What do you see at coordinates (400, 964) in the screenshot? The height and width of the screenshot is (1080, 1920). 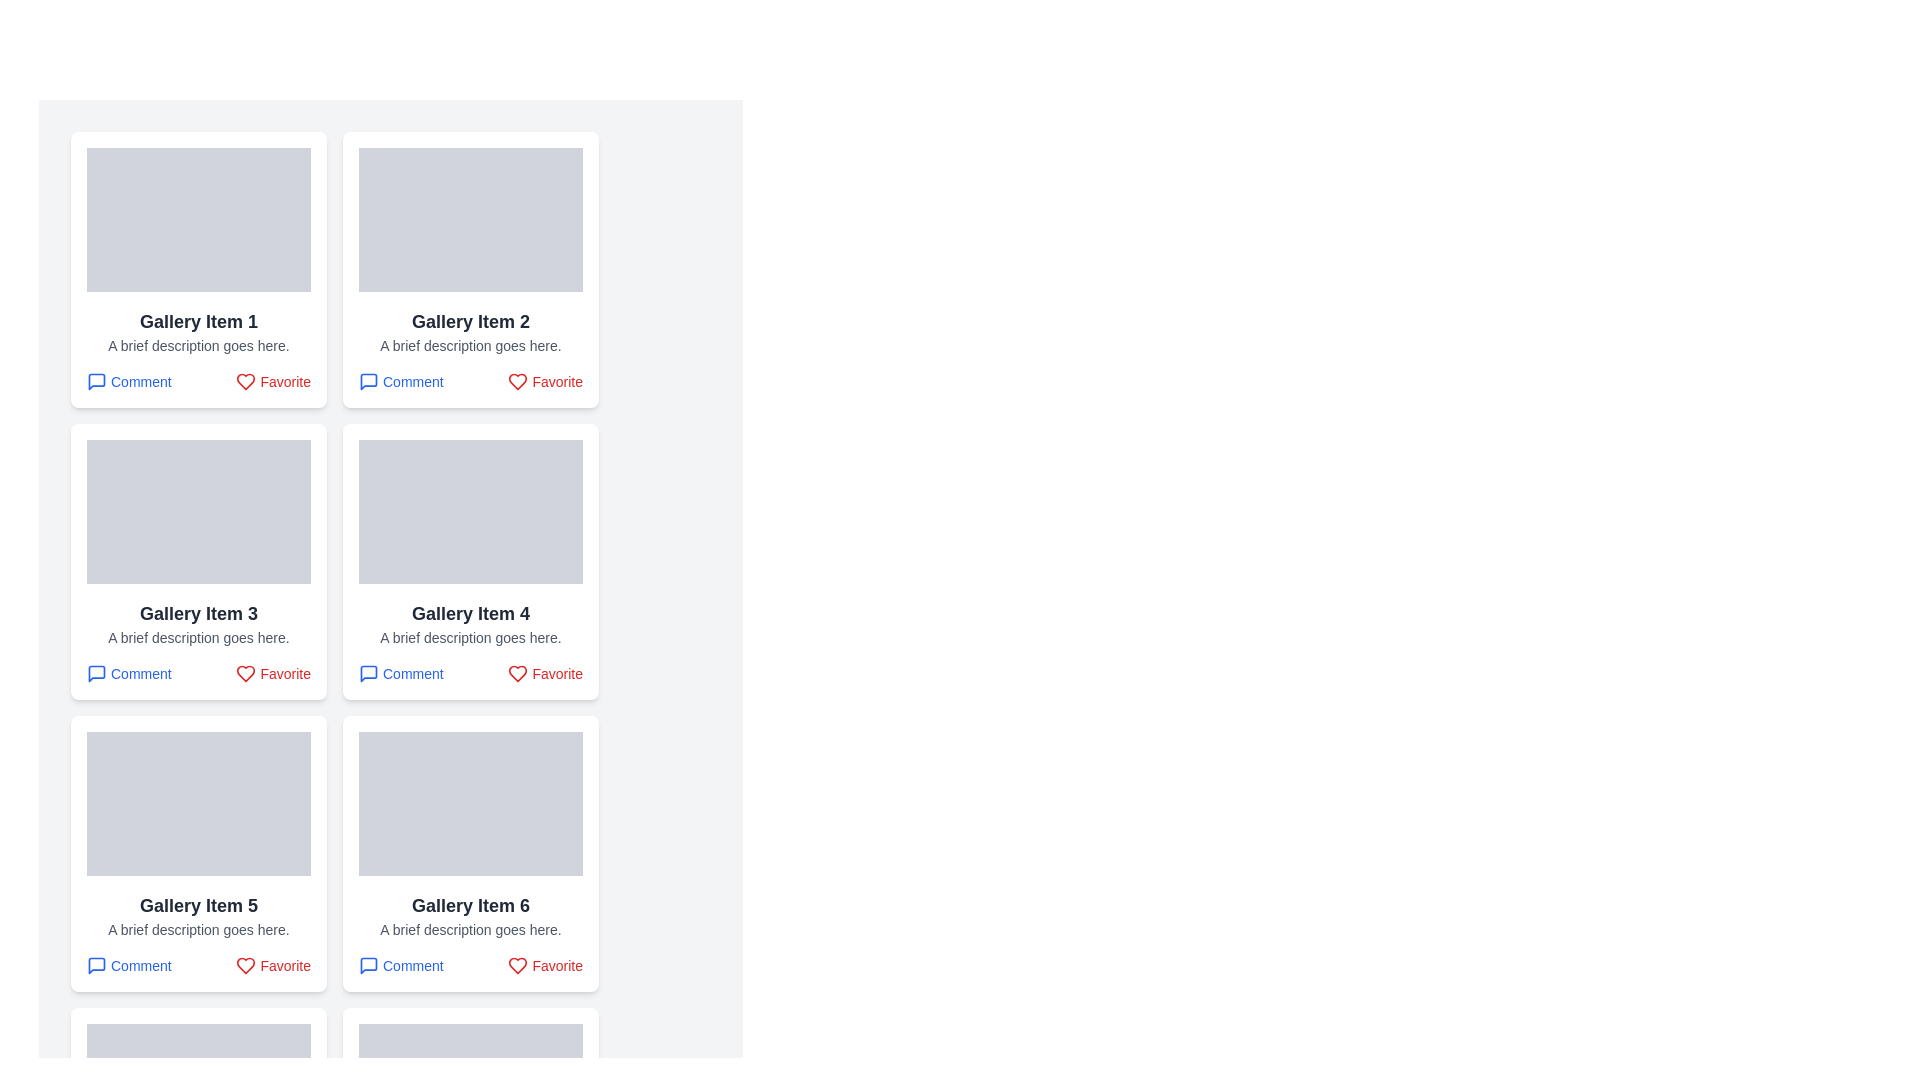 I see `the 'Comment' hyperlink text styled in blue next to the speech bubble icon` at bounding box center [400, 964].